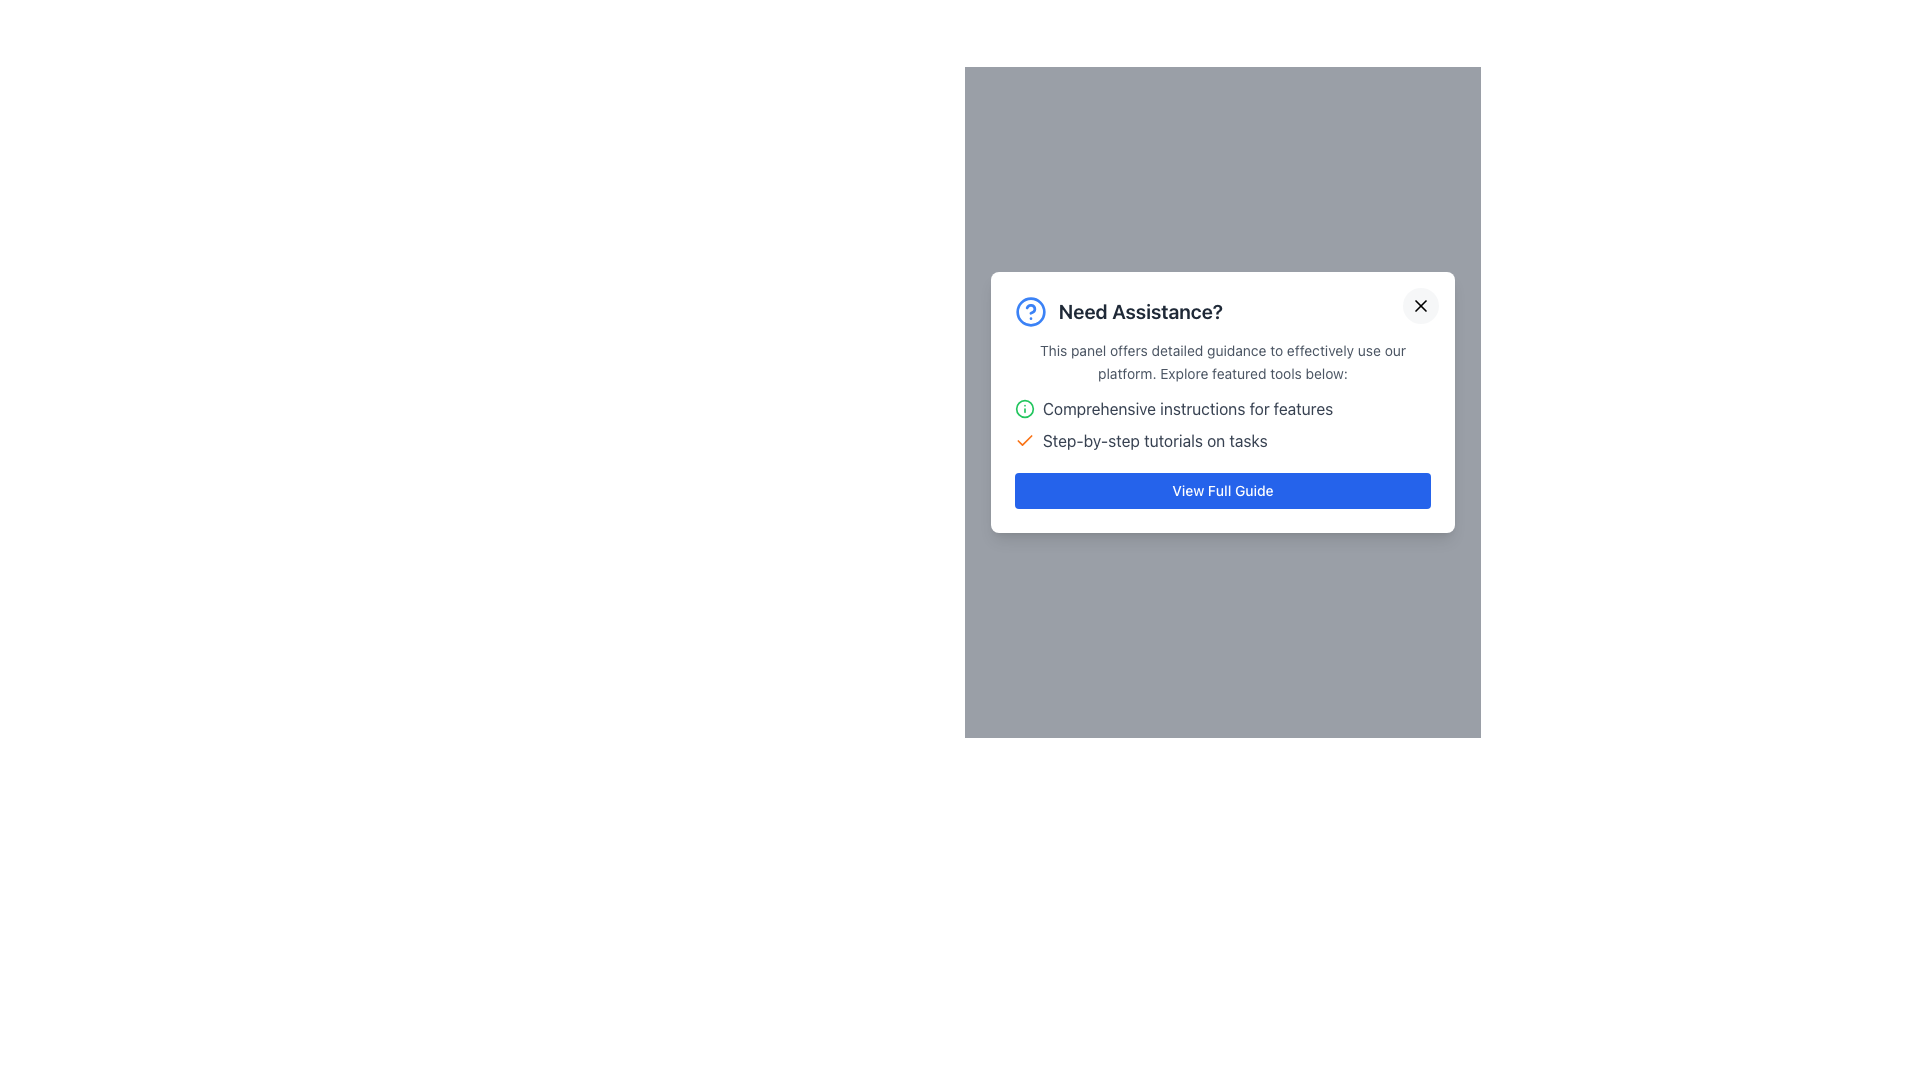  Describe the element at coordinates (1420, 305) in the screenshot. I see `the circular button located in the top-right corner of the 'Need Assistance?' panel` at that location.